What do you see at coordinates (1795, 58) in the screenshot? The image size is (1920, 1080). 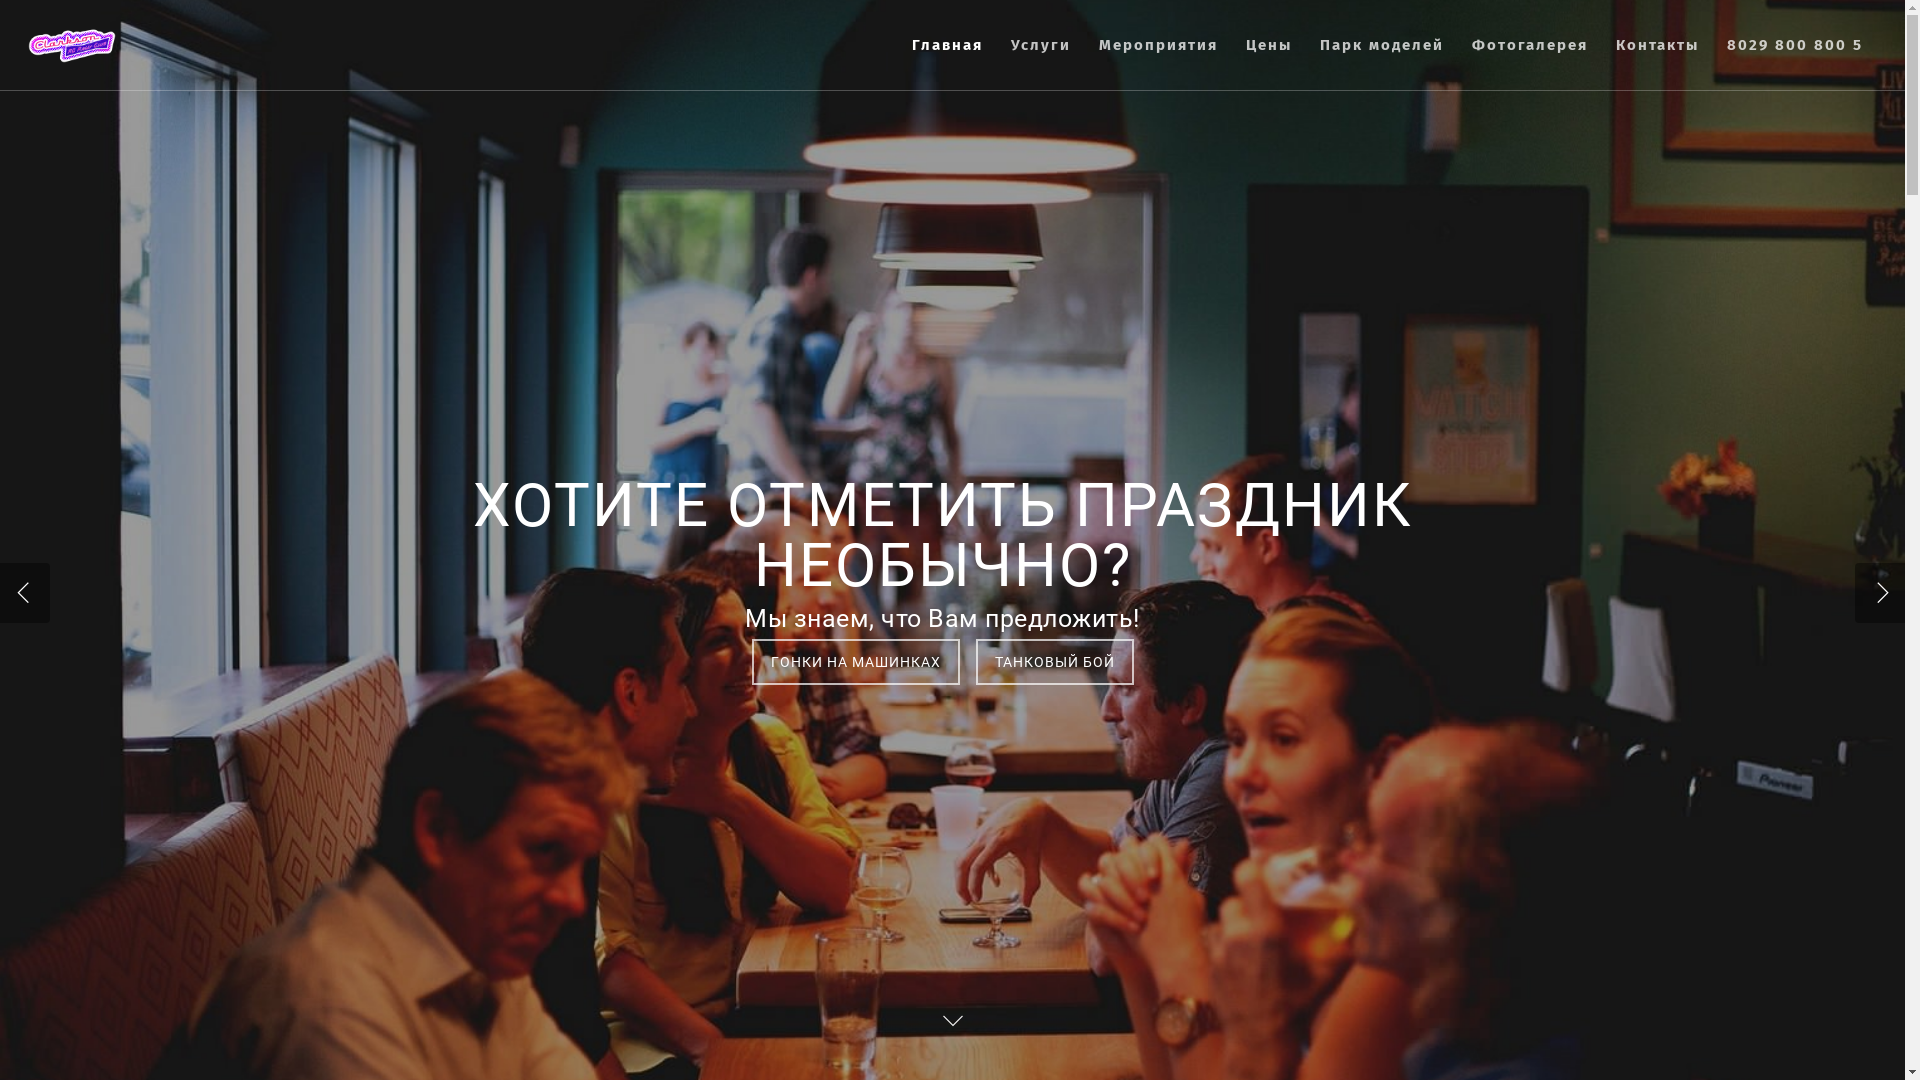 I see `'8029 800 800 5'` at bounding box center [1795, 58].